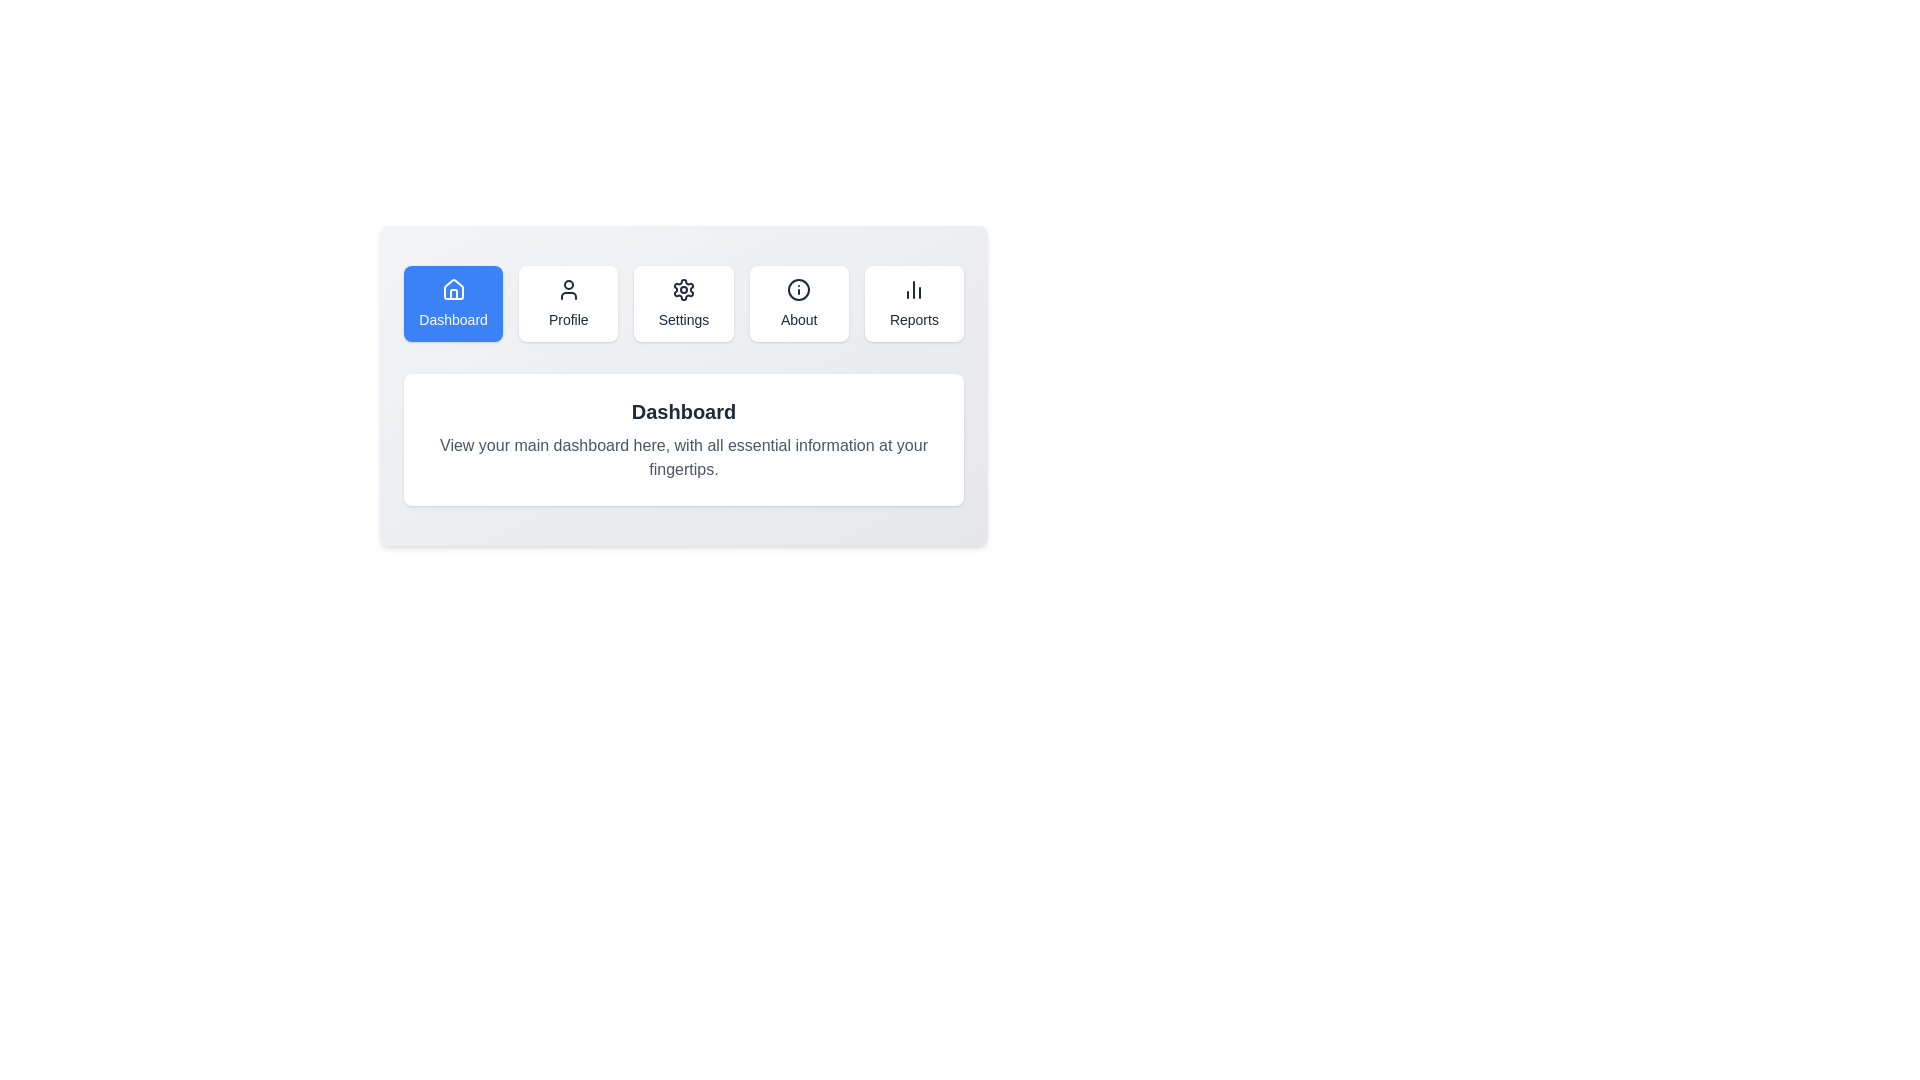  What do you see at coordinates (452, 289) in the screenshot?
I see `the icon of the Dashboard tab to examine its visual details` at bounding box center [452, 289].